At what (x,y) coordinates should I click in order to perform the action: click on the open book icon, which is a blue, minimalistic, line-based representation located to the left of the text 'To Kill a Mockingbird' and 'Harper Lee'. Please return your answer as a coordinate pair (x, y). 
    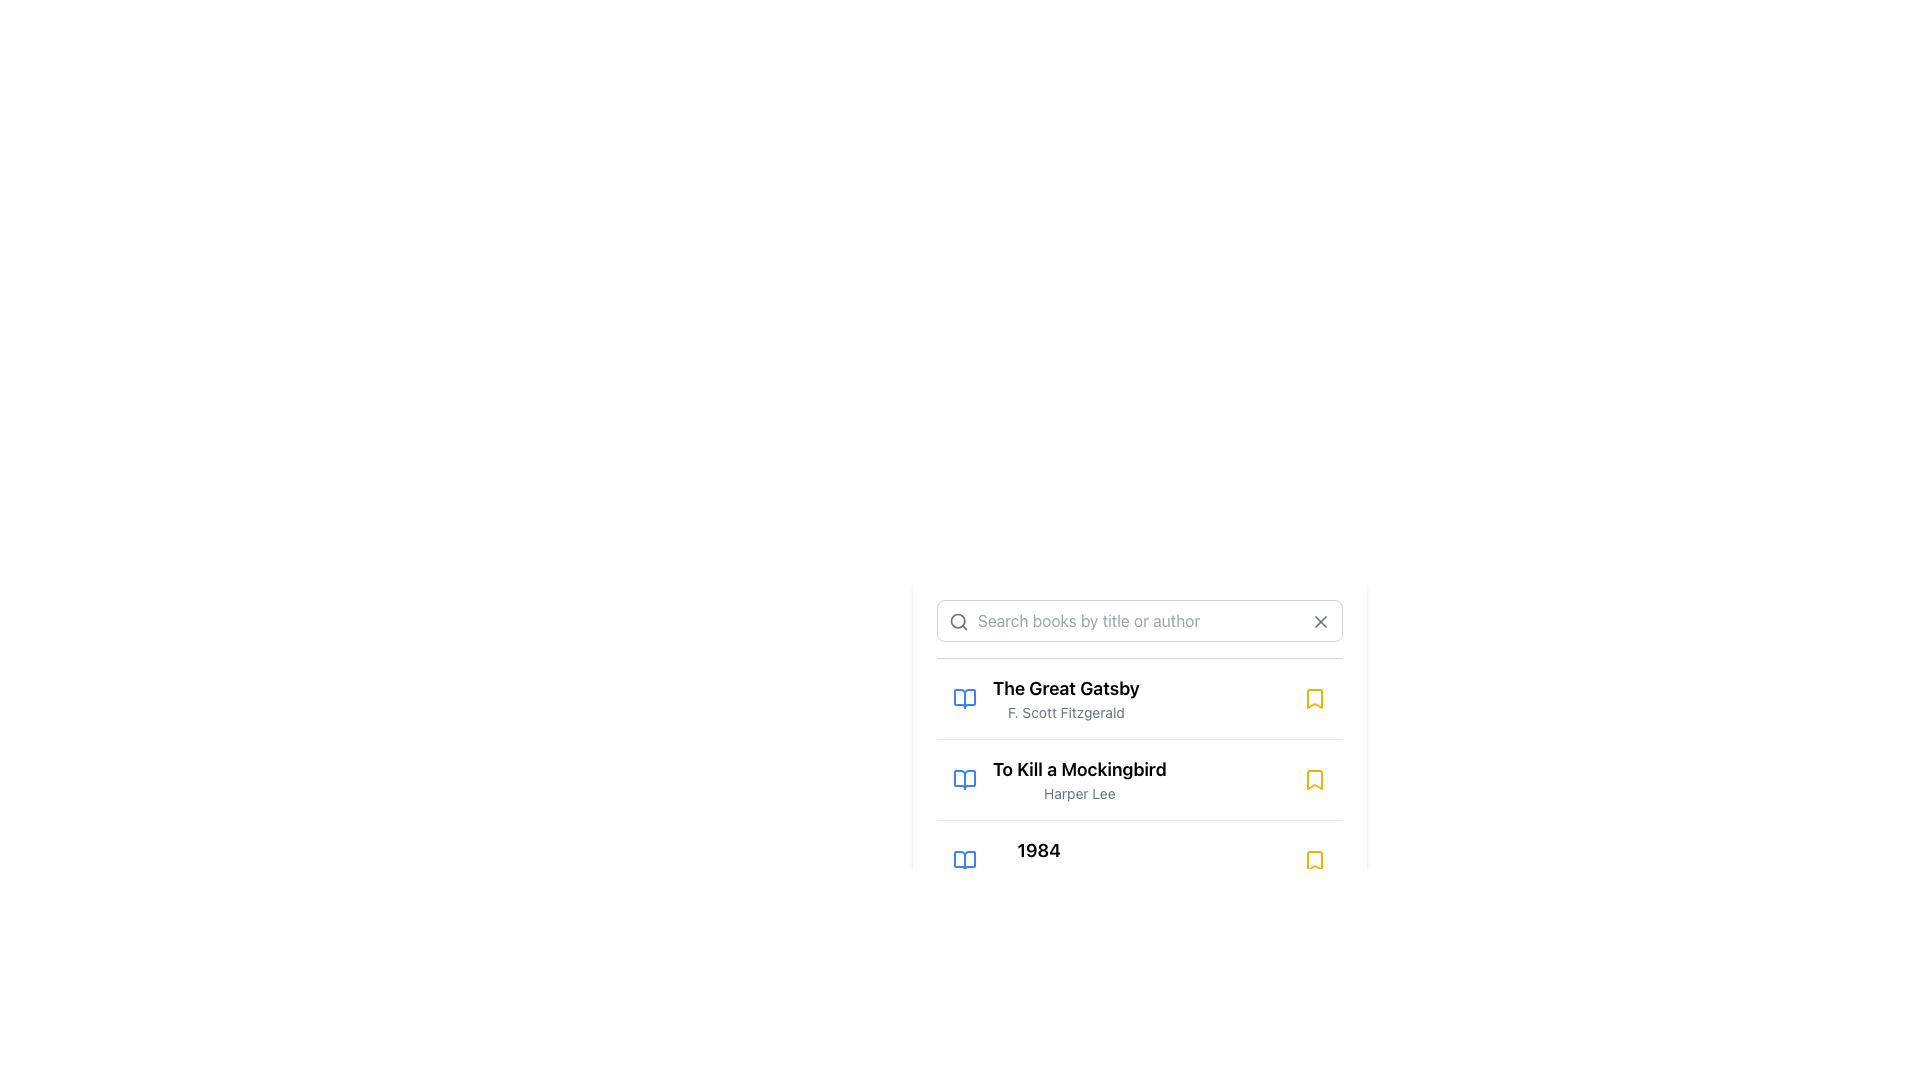
    Looking at the image, I should click on (964, 778).